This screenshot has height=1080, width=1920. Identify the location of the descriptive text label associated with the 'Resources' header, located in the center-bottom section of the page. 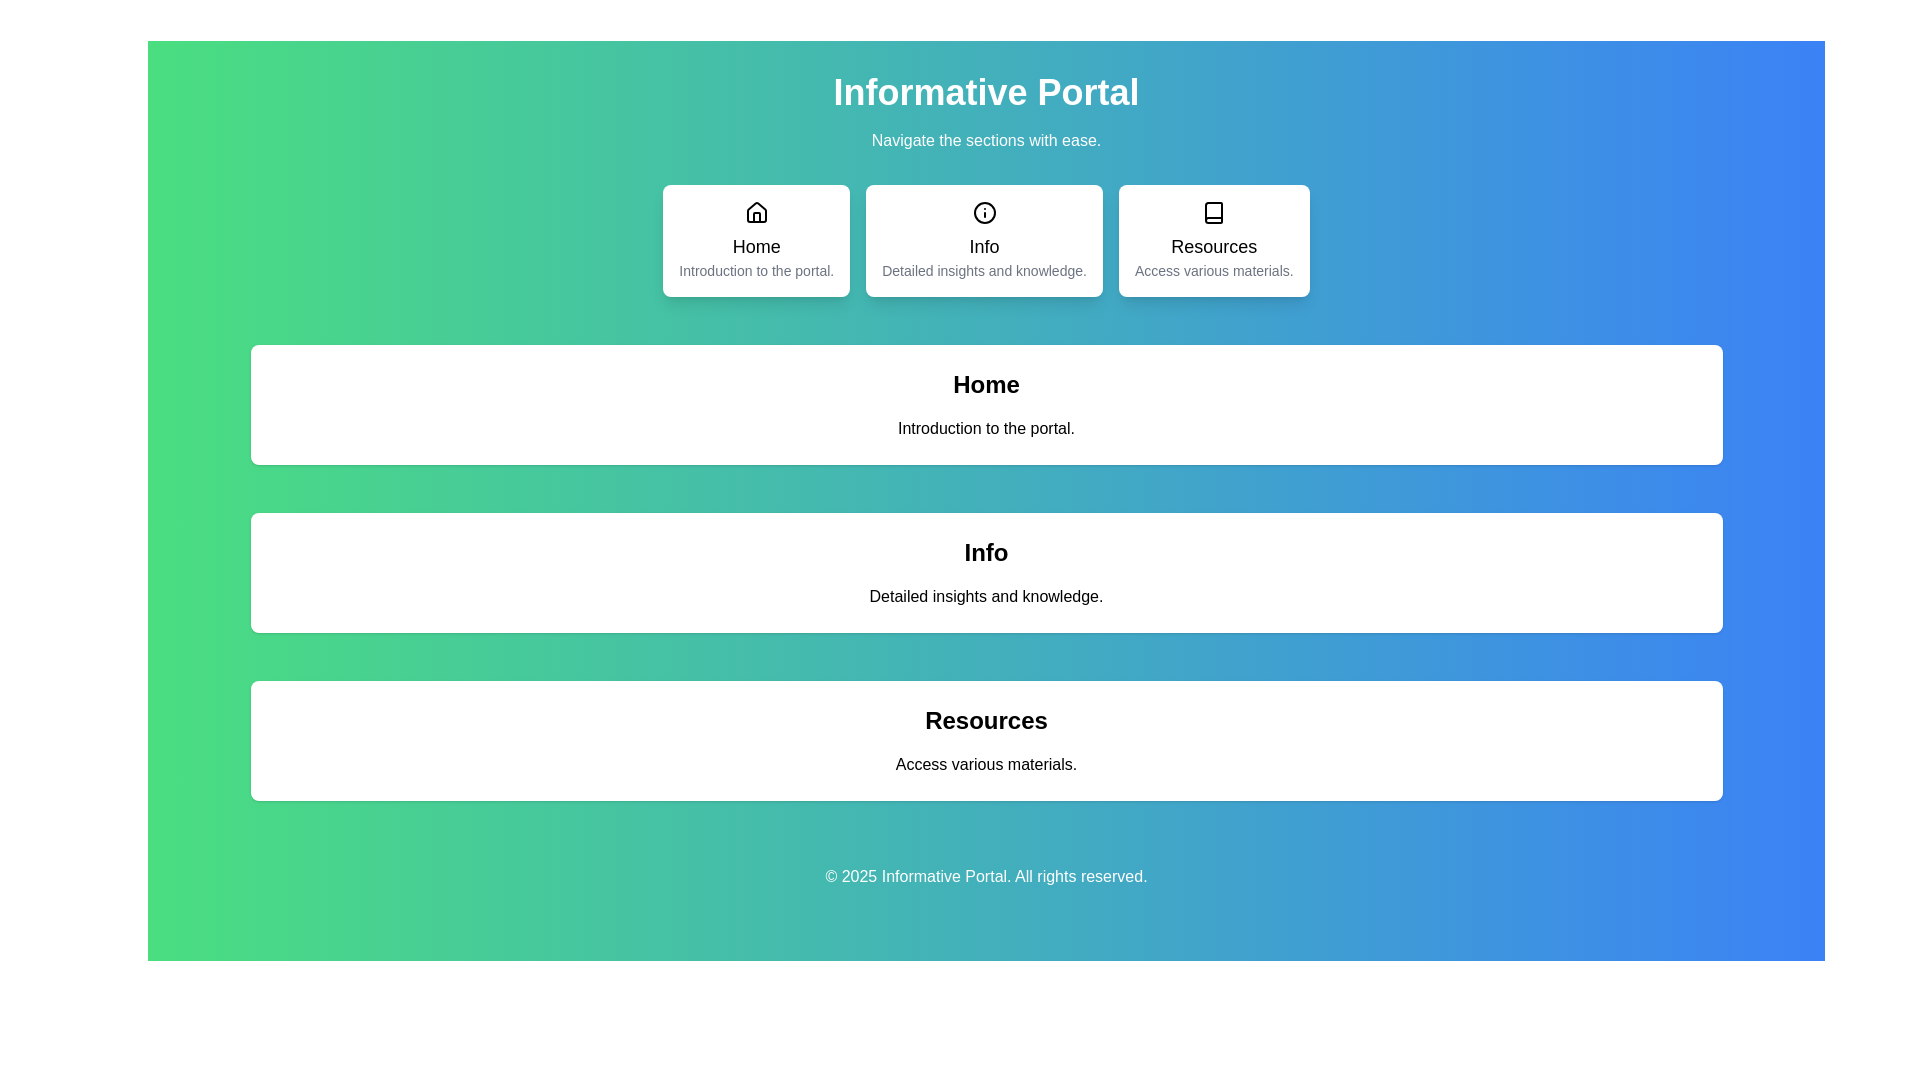
(986, 764).